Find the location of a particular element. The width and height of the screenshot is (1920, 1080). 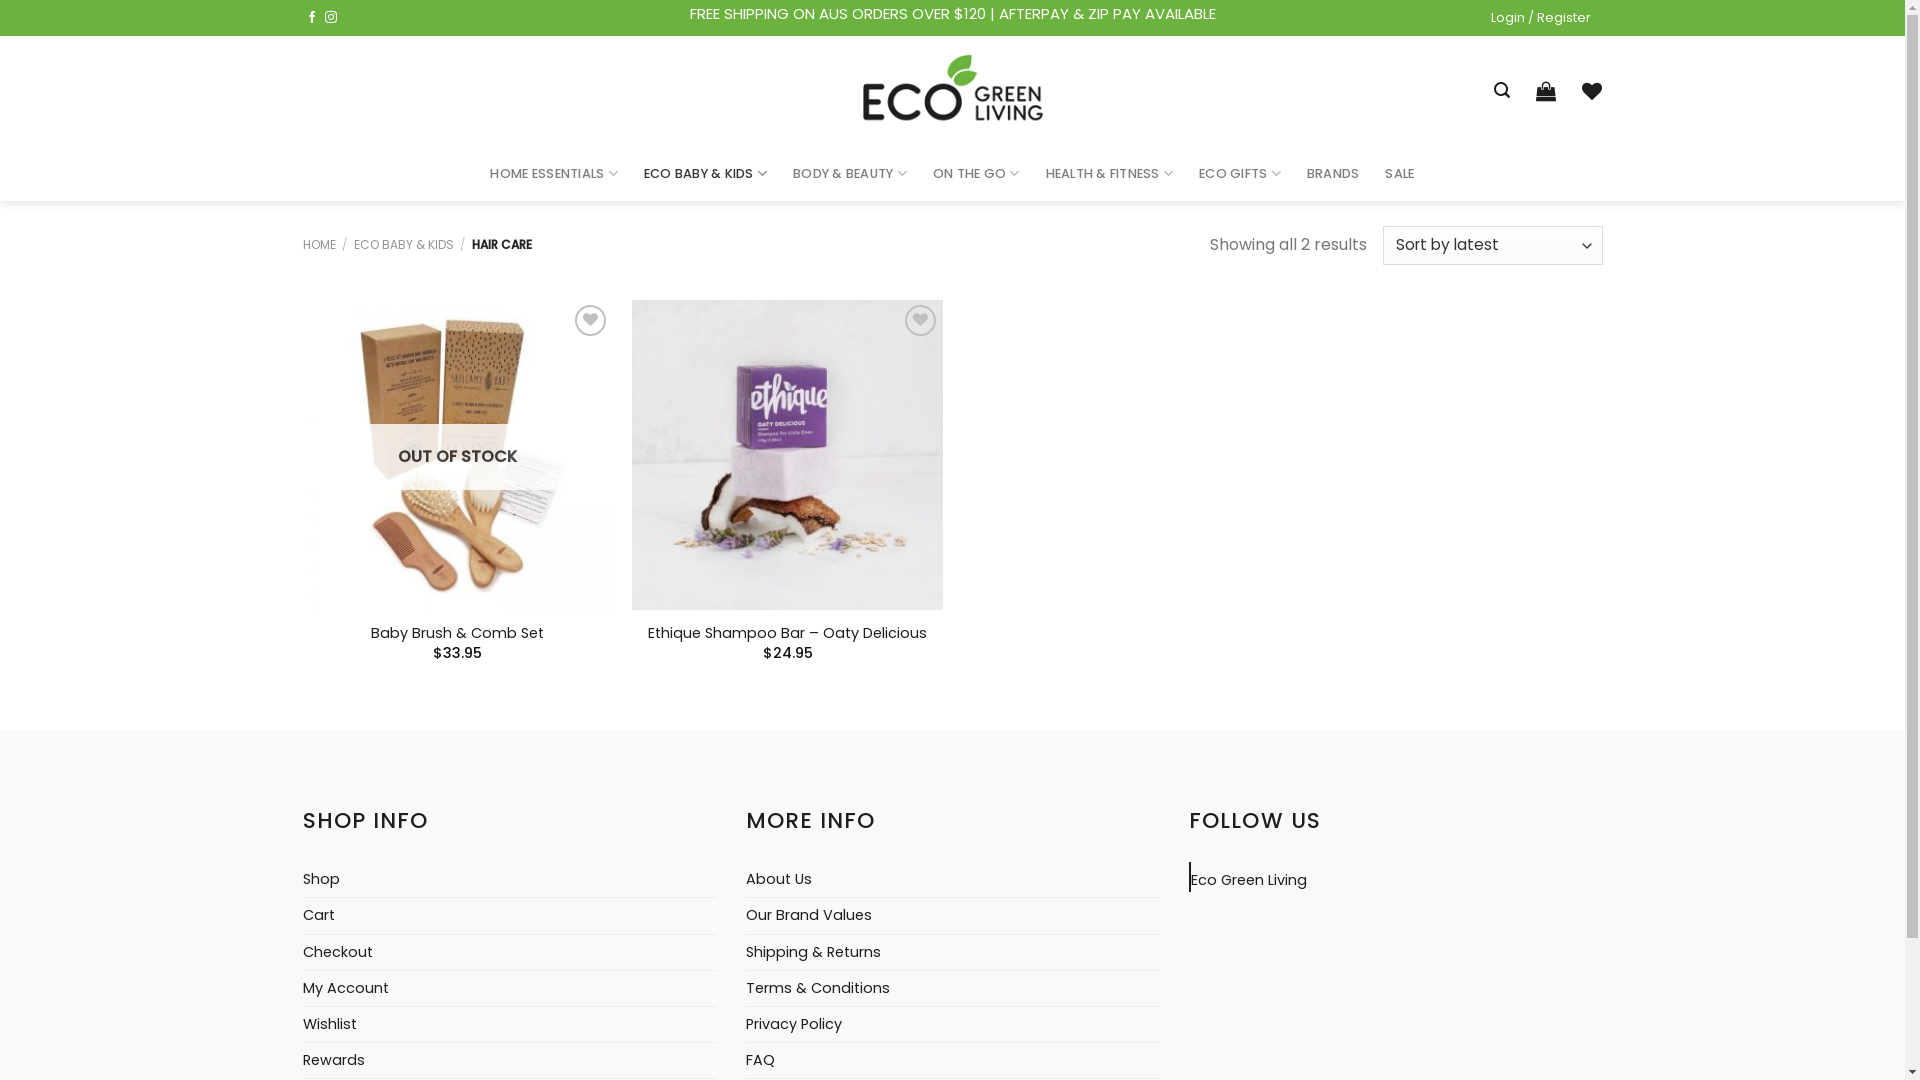

'Shop' is located at coordinates (301, 878).